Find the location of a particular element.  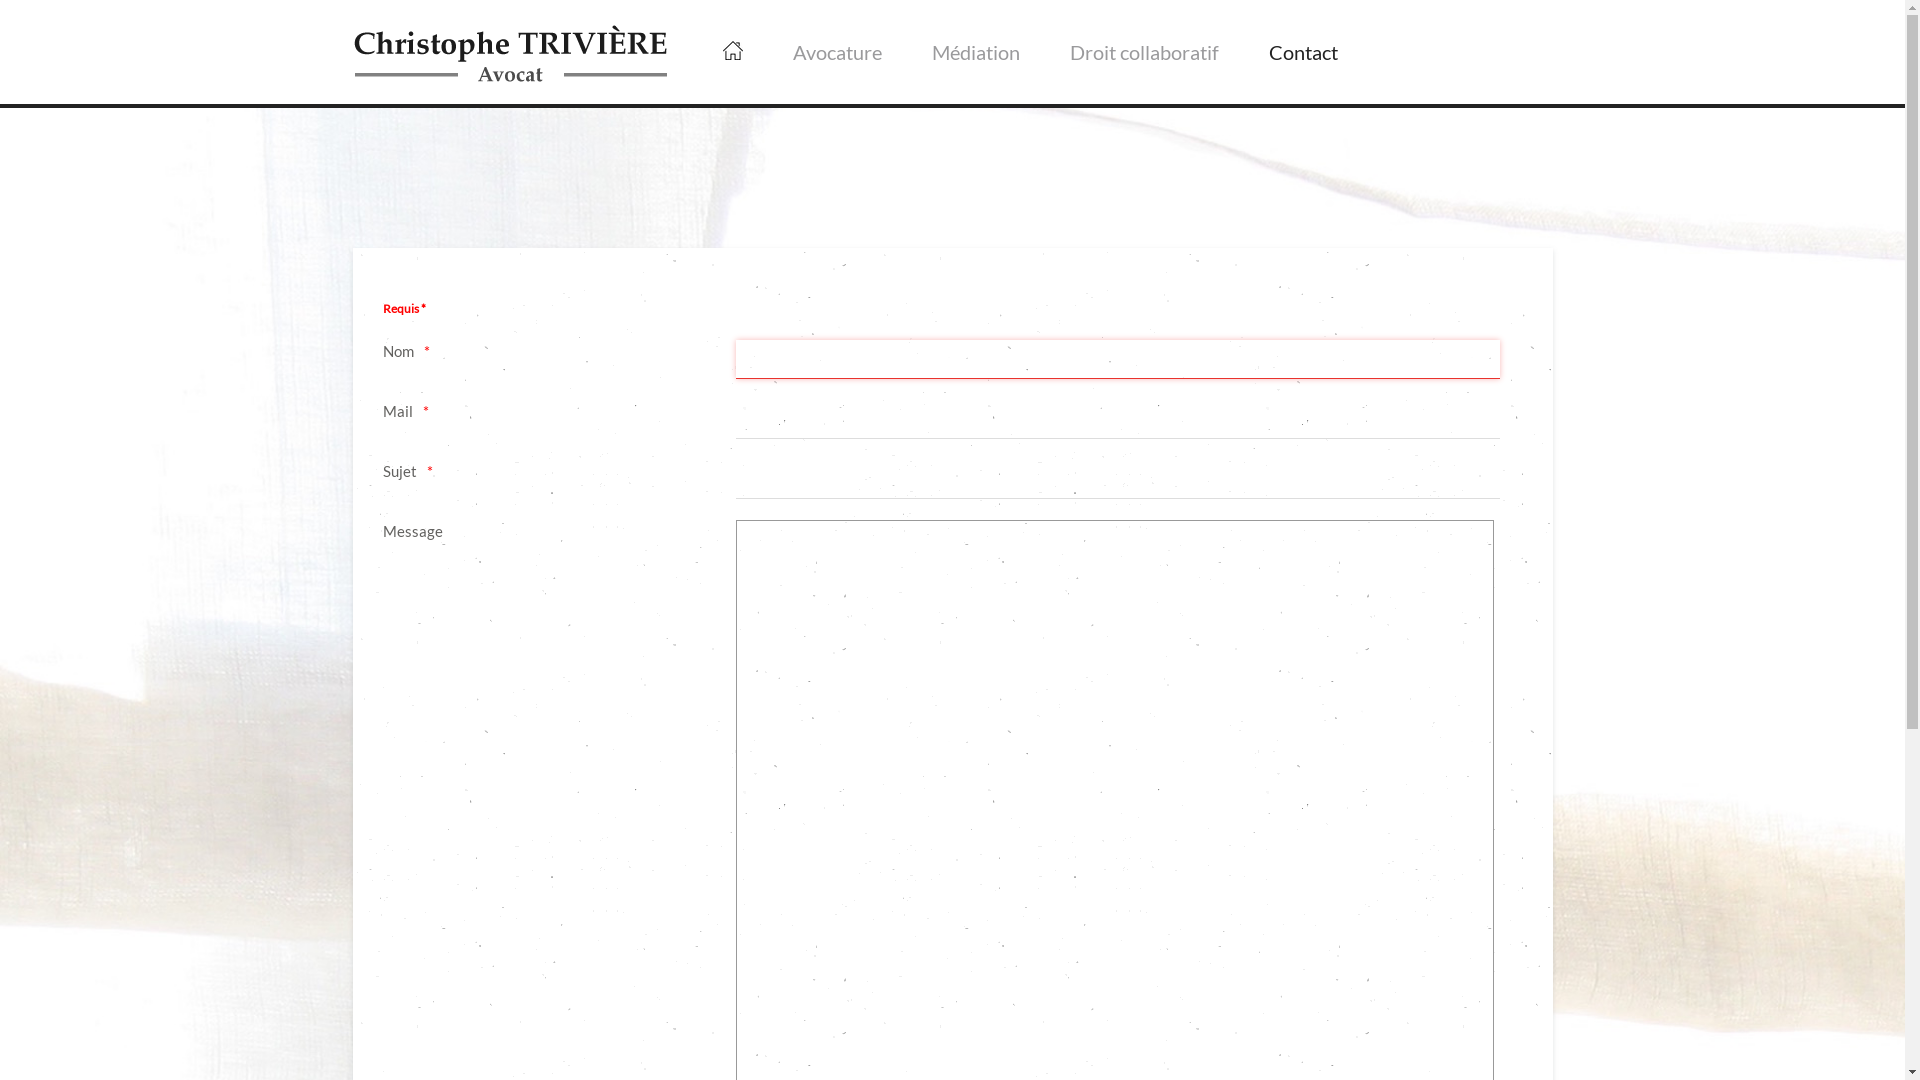

'Avocature' is located at coordinates (837, 50).